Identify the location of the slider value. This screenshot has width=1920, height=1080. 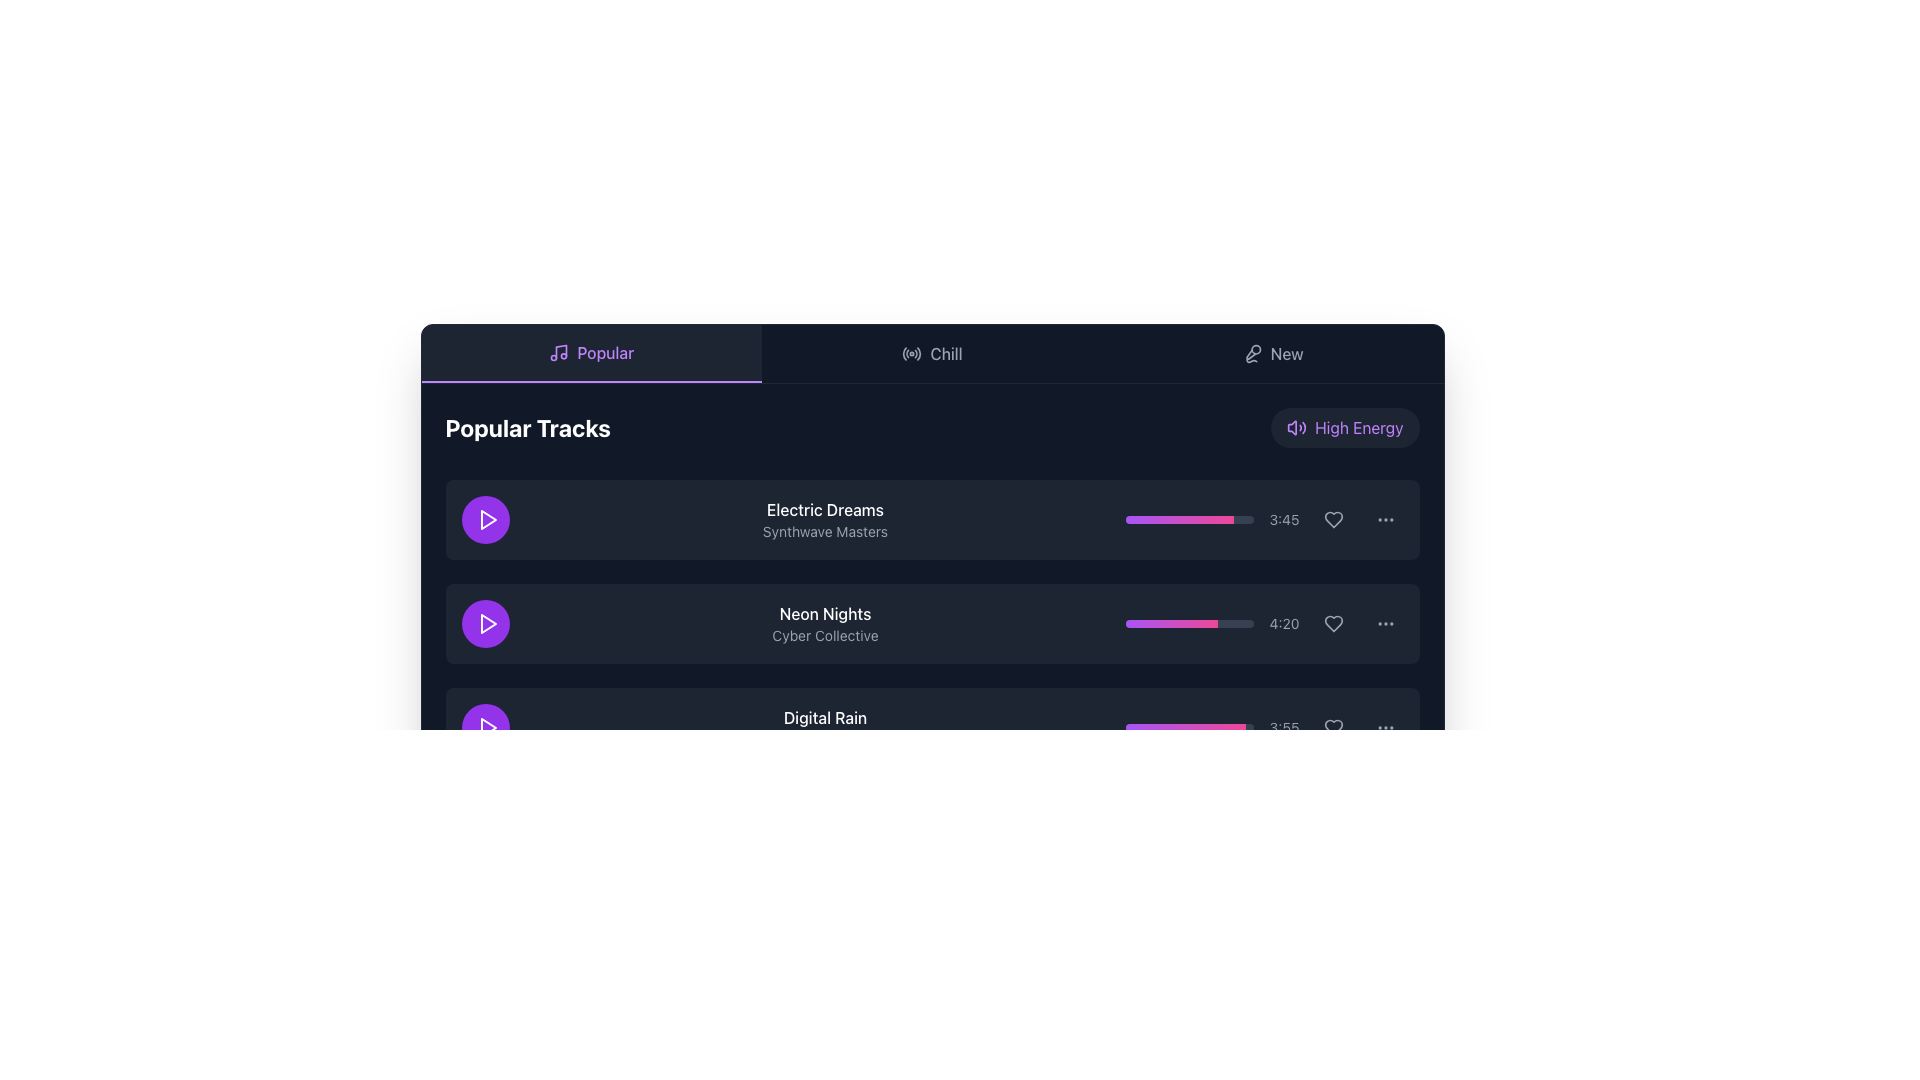
(1243, 728).